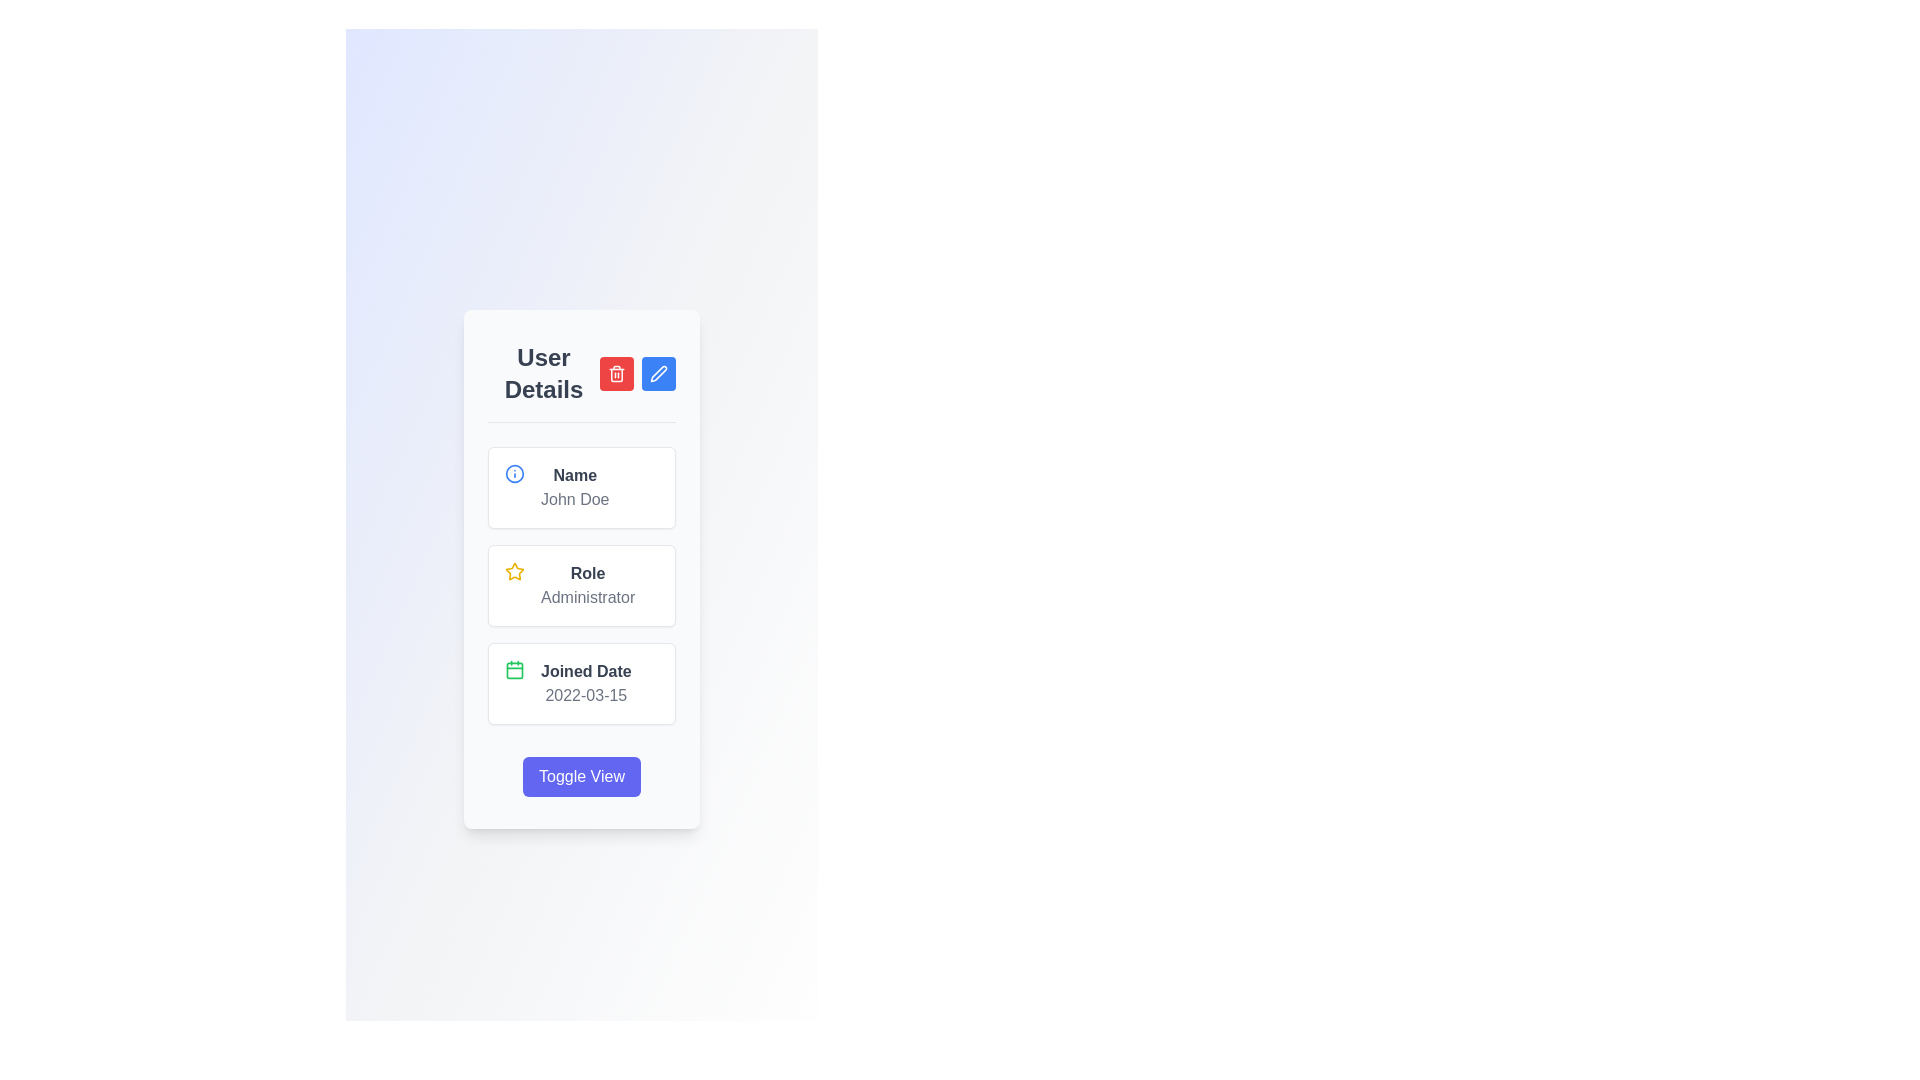  Describe the element at coordinates (514, 669) in the screenshot. I see `the 'Joined Date' icon, which visually indicates the concept of a date or calendar, located at the bottom of the panel to the left of the 'Joined Date' label` at that location.